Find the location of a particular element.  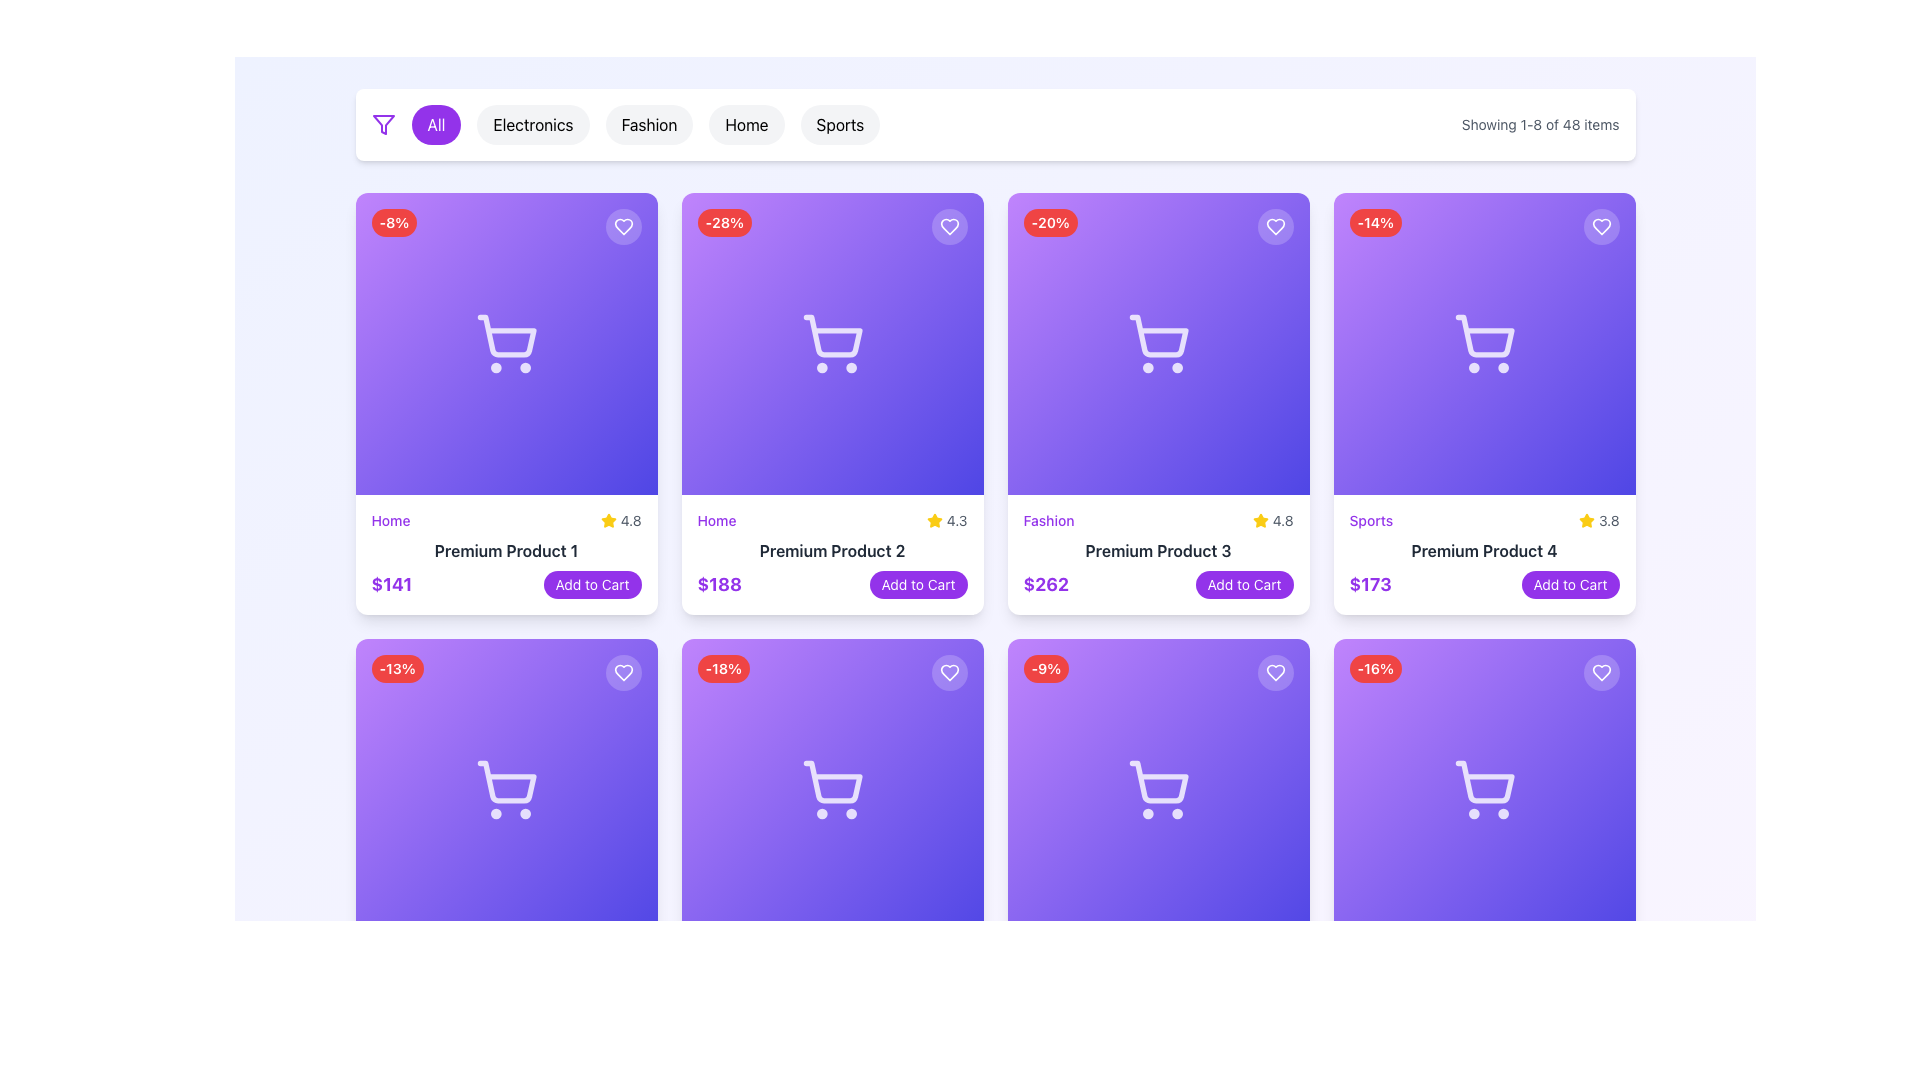

the heart icon located is located at coordinates (622, 226).